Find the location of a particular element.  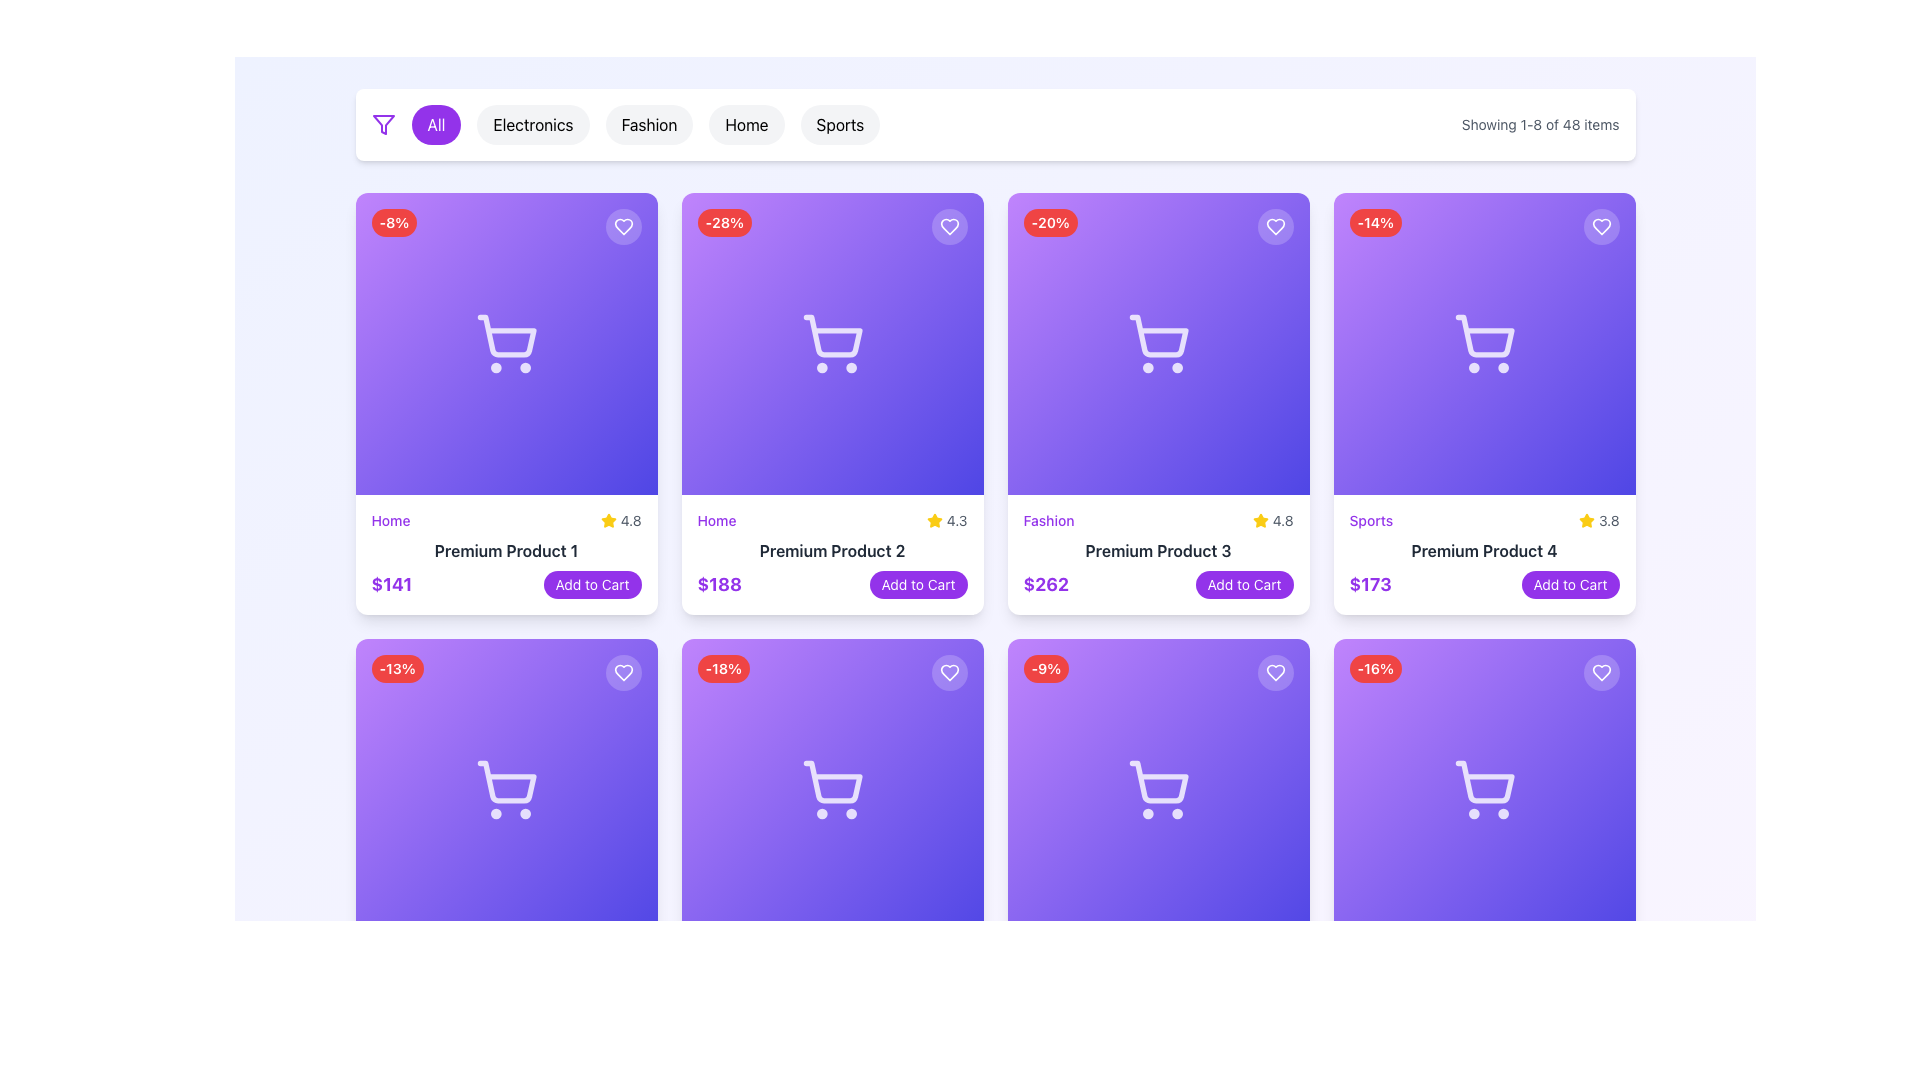

the heart icon located is located at coordinates (622, 226).